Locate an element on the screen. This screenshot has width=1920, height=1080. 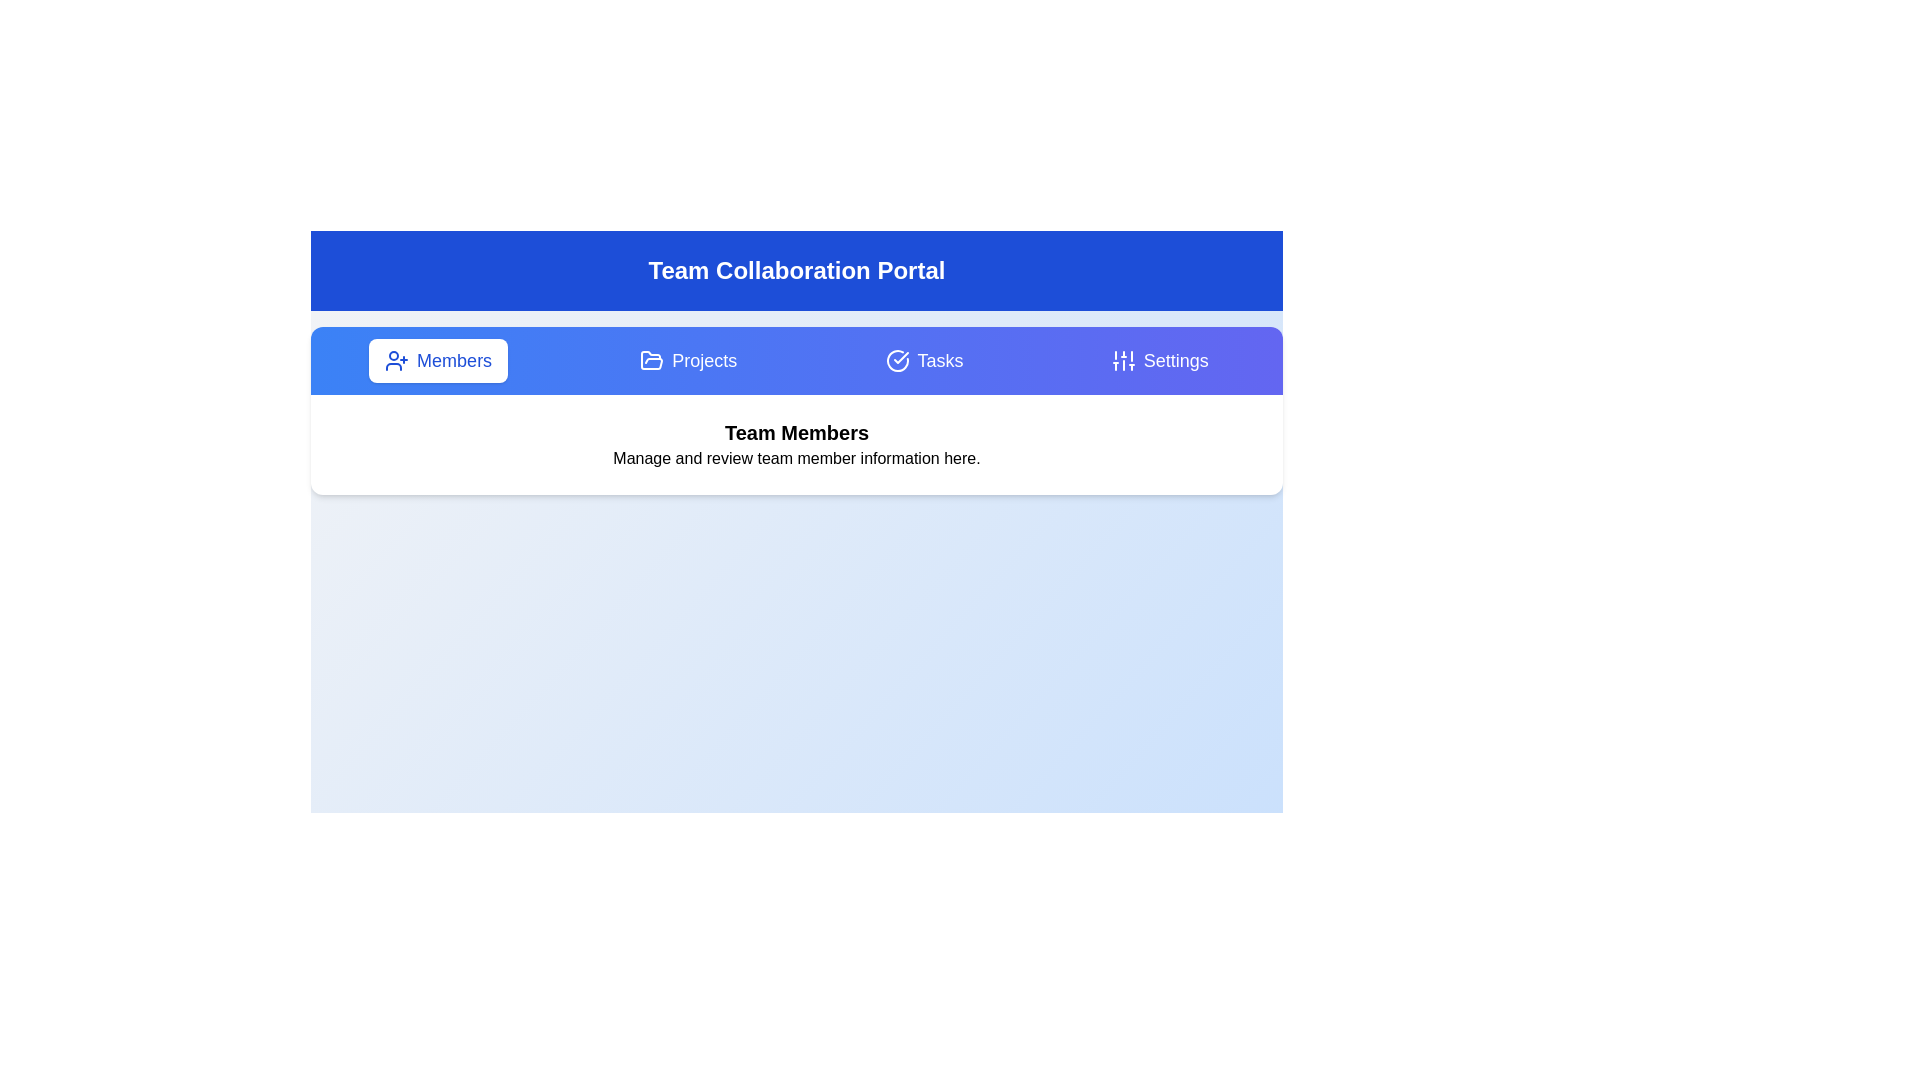
the Header or title banner at the top of the page, which indicates the purpose or branding of the portal is located at coordinates (795, 270).